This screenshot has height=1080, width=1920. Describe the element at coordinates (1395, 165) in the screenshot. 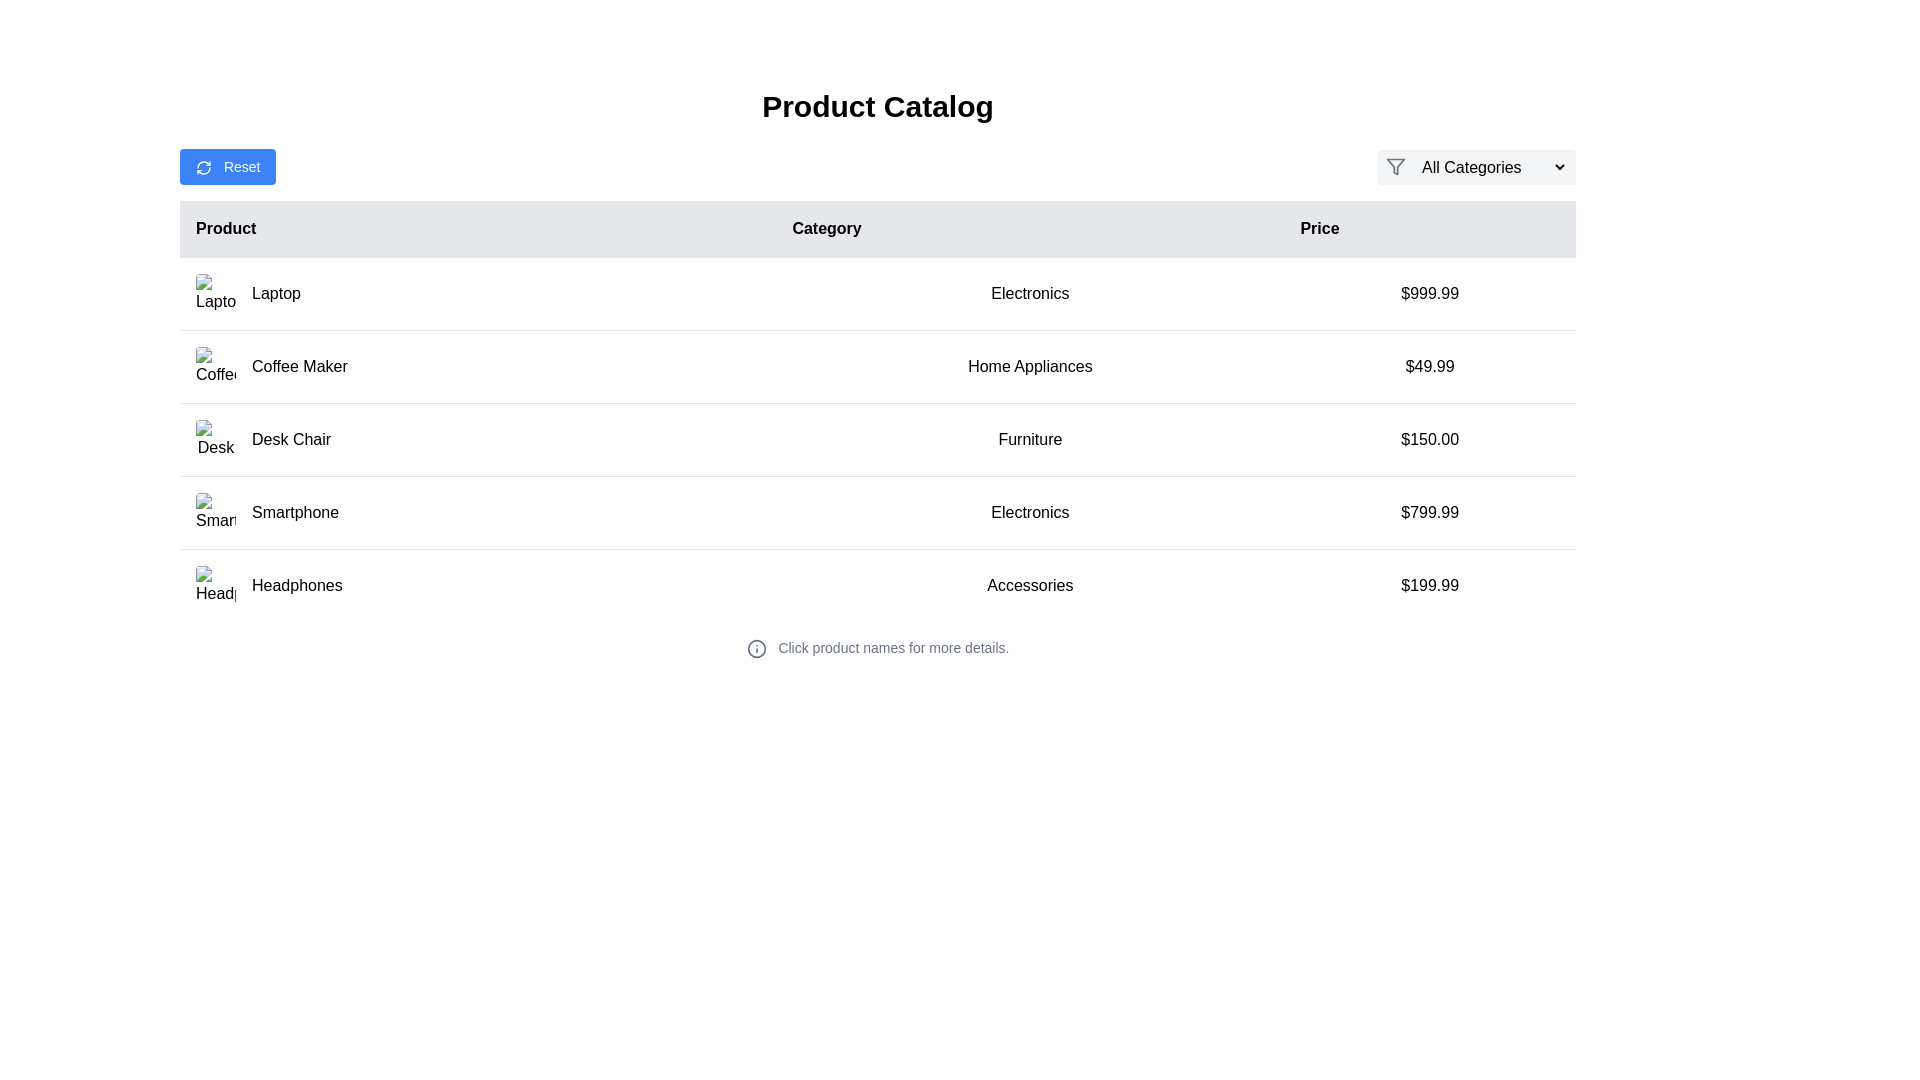

I see `the filter icon located in the top-right section of the interface, adjacent to the 'All Categories' dropdown menu` at that location.